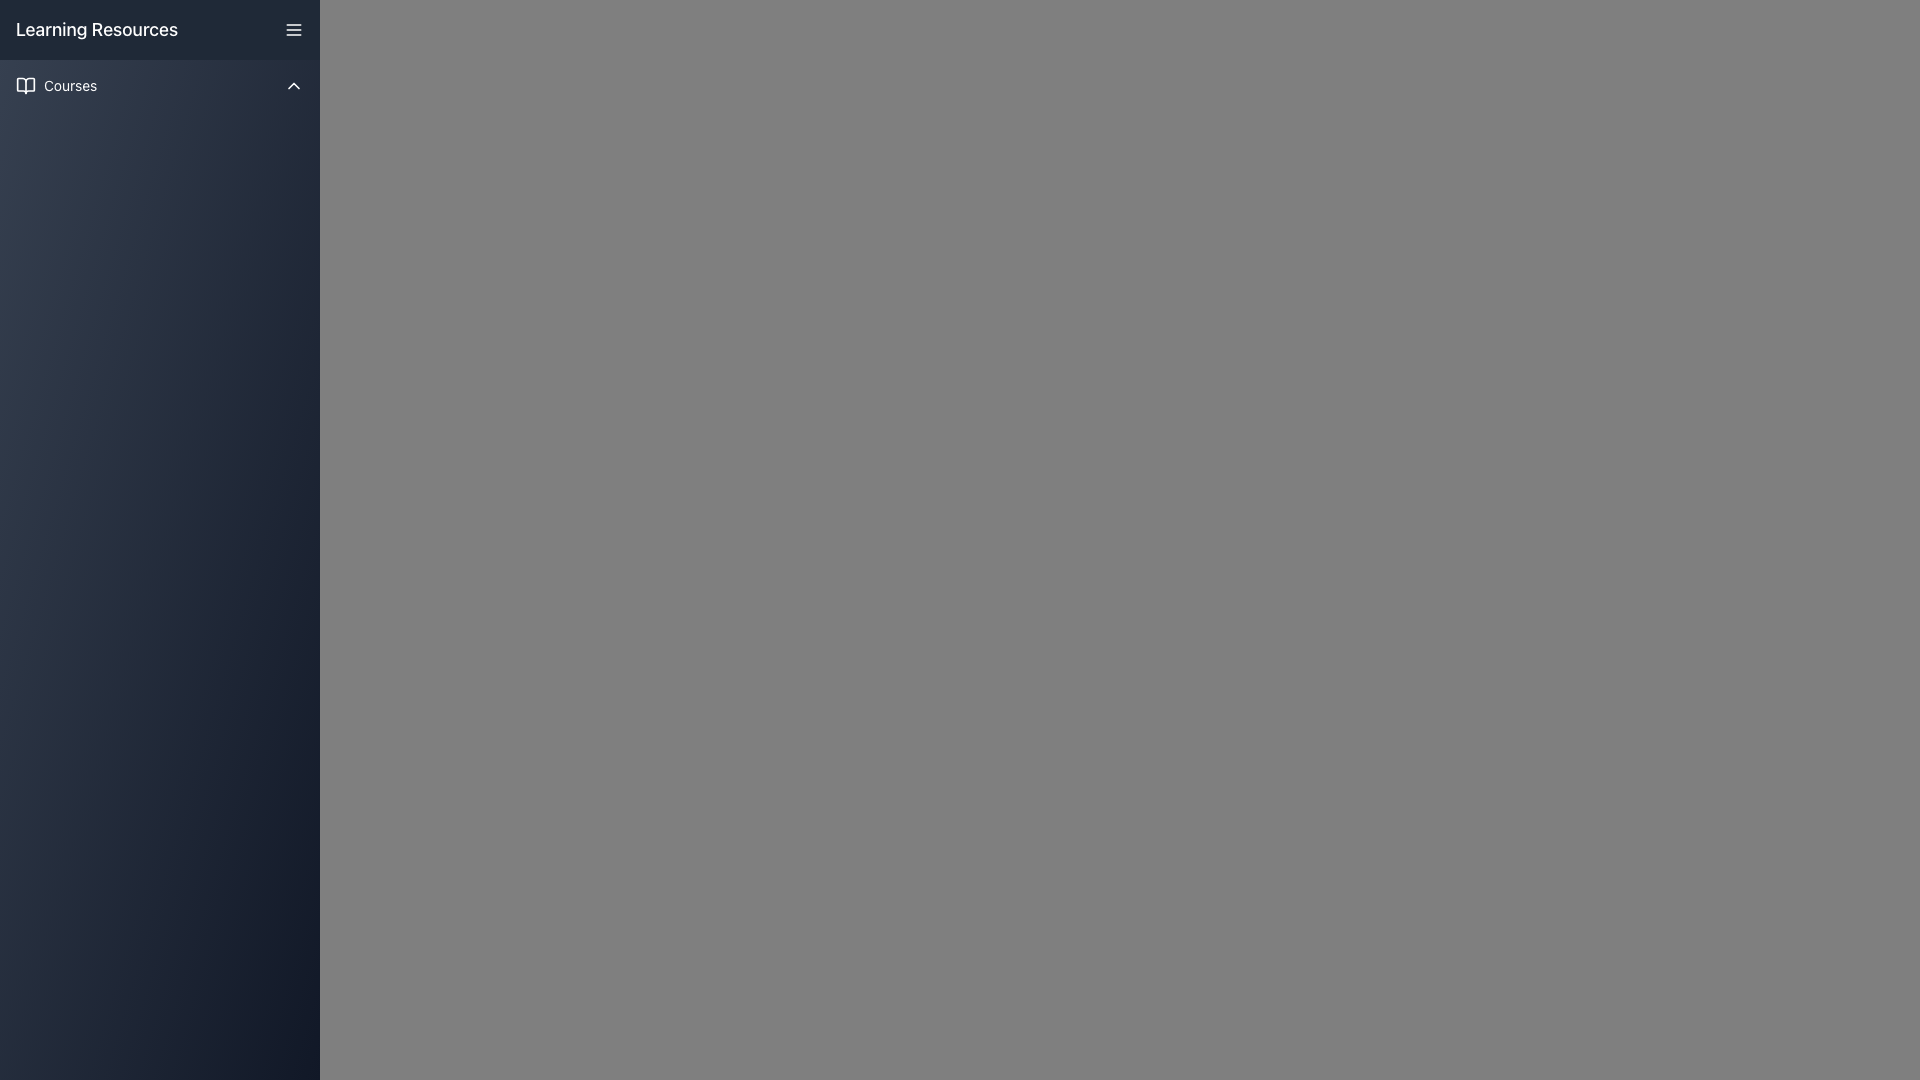 This screenshot has height=1080, width=1920. What do you see at coordinates (158, 84) in the screenshot?
I see `the 'Courses' menu item, which features a book icon and an upward-chevron icon` at bounding box center [158, 84].